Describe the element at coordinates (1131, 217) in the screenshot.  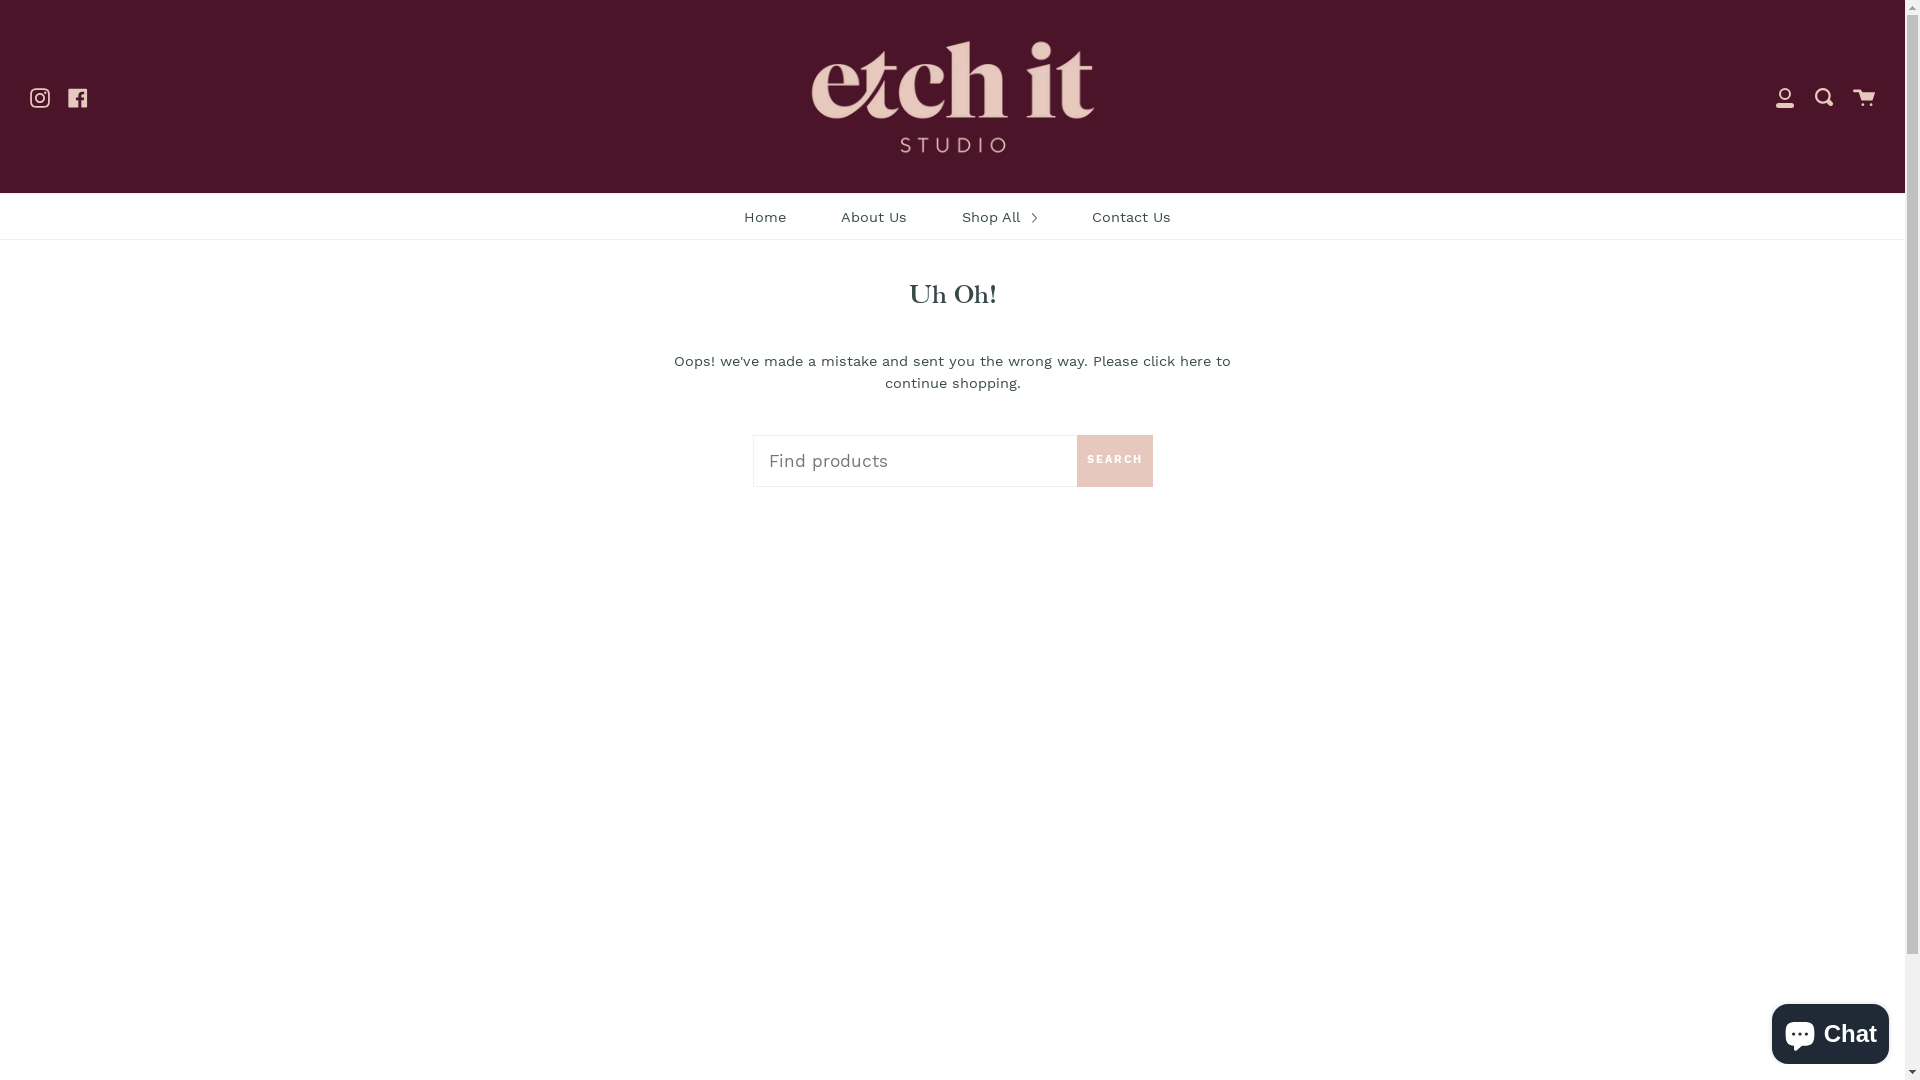
I see `'Contact Us'` at that location.